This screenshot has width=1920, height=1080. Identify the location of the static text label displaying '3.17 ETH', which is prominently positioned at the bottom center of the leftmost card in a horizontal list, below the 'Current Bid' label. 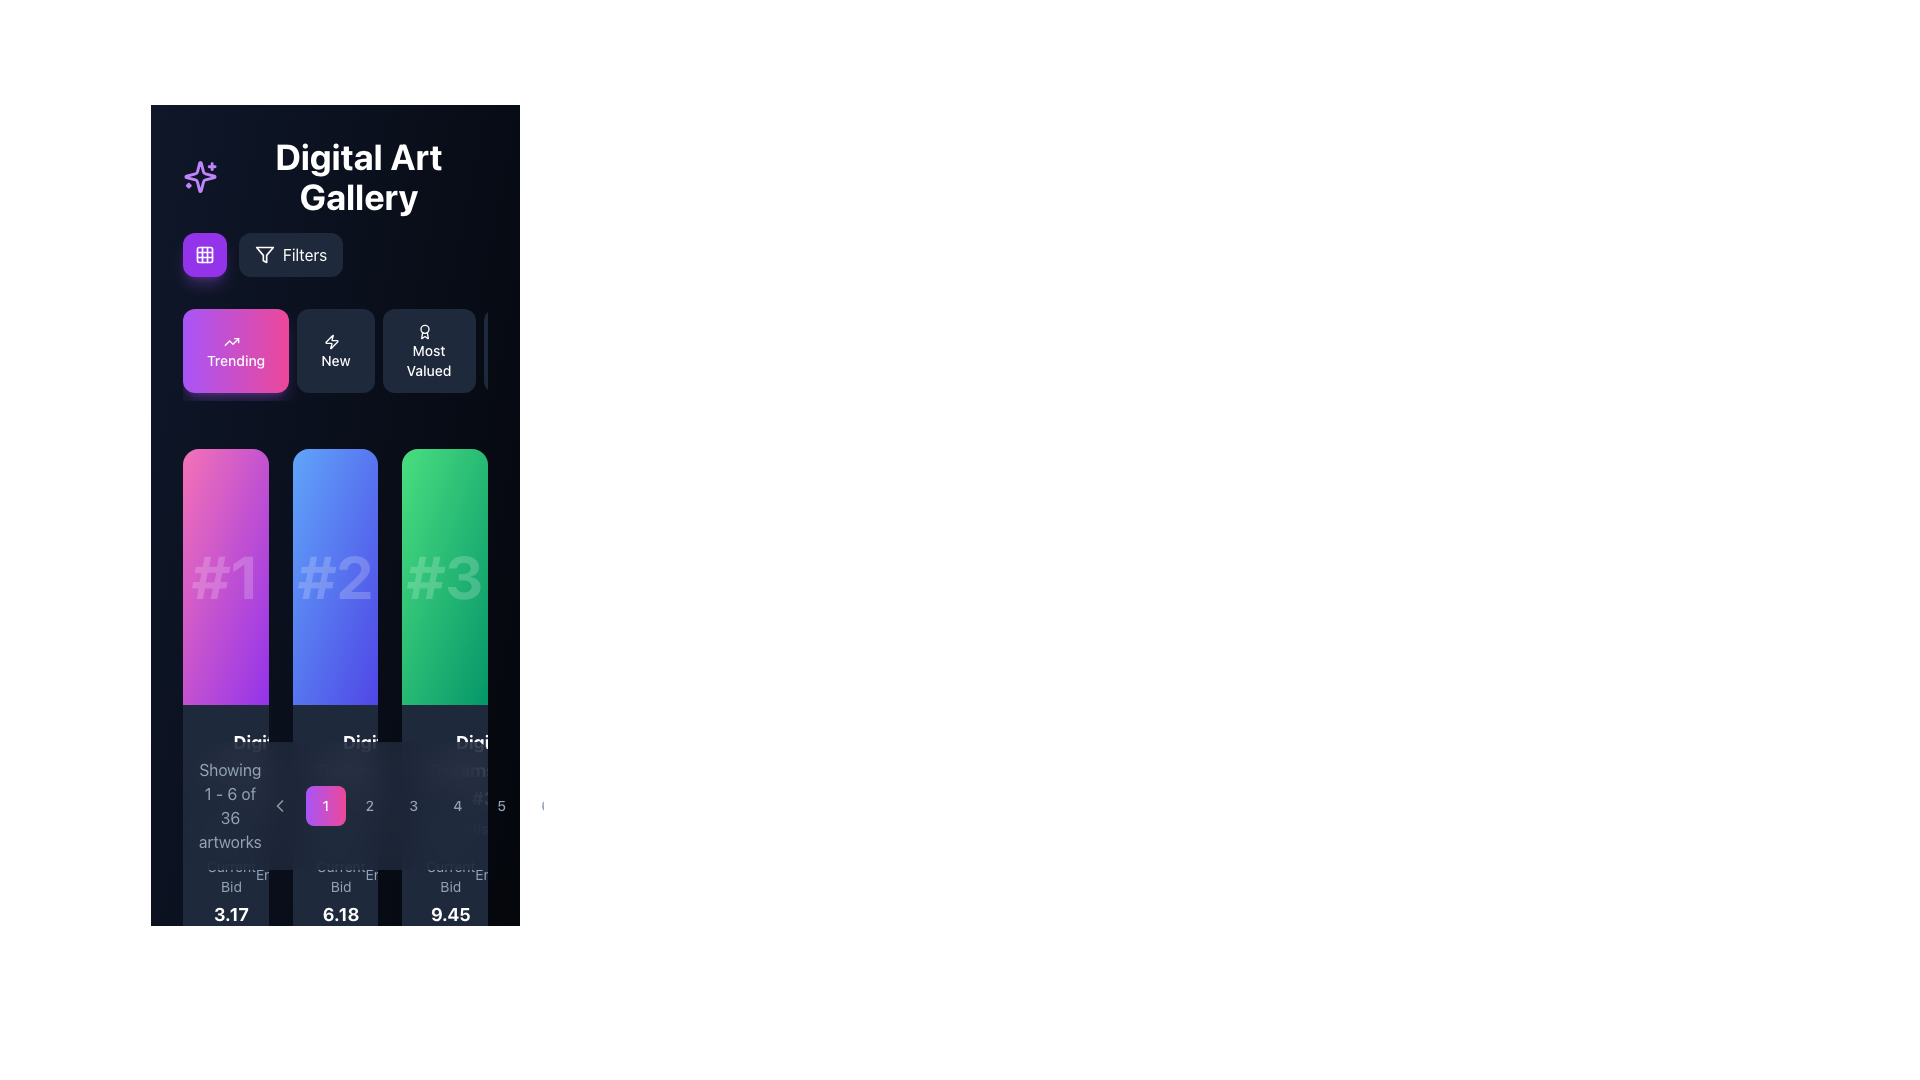
(231, 929).